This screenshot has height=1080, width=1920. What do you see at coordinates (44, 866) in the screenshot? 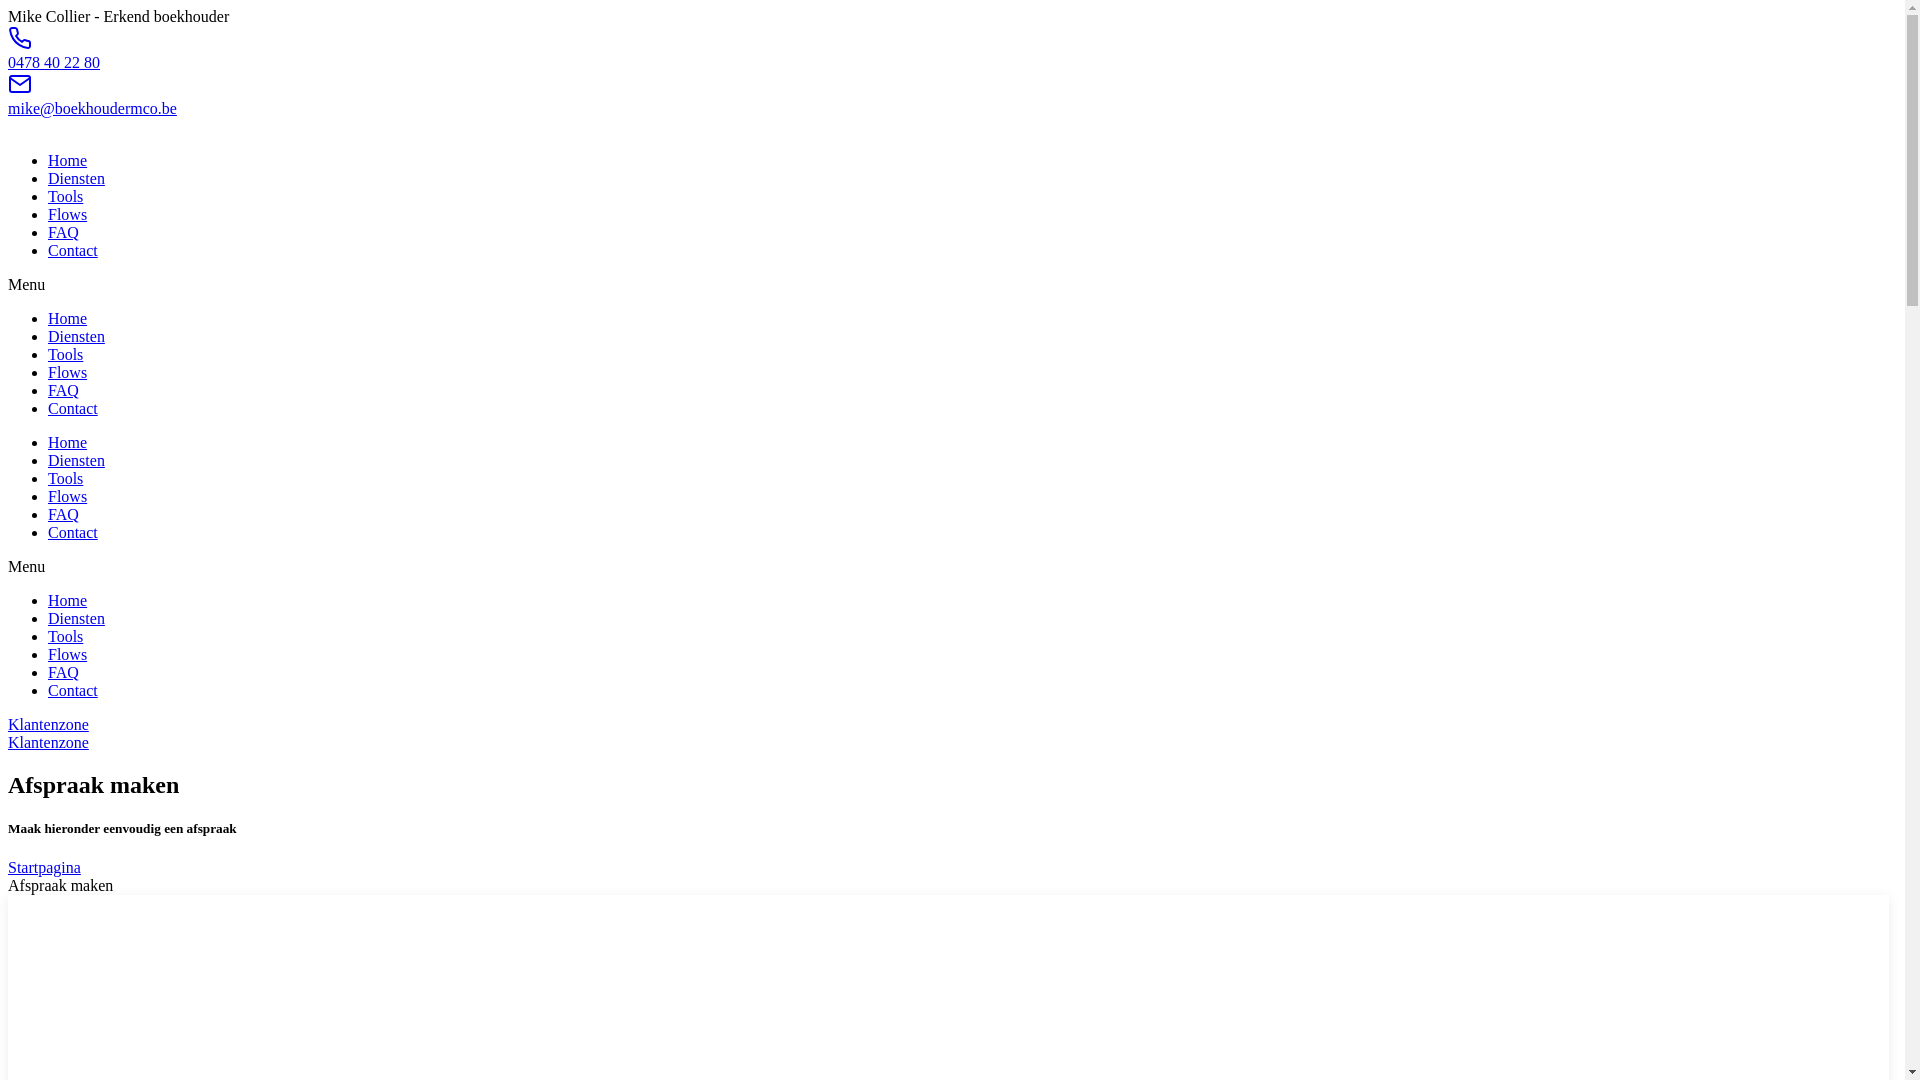
I see `'Startpagina'` at bounding box center [44, 866].